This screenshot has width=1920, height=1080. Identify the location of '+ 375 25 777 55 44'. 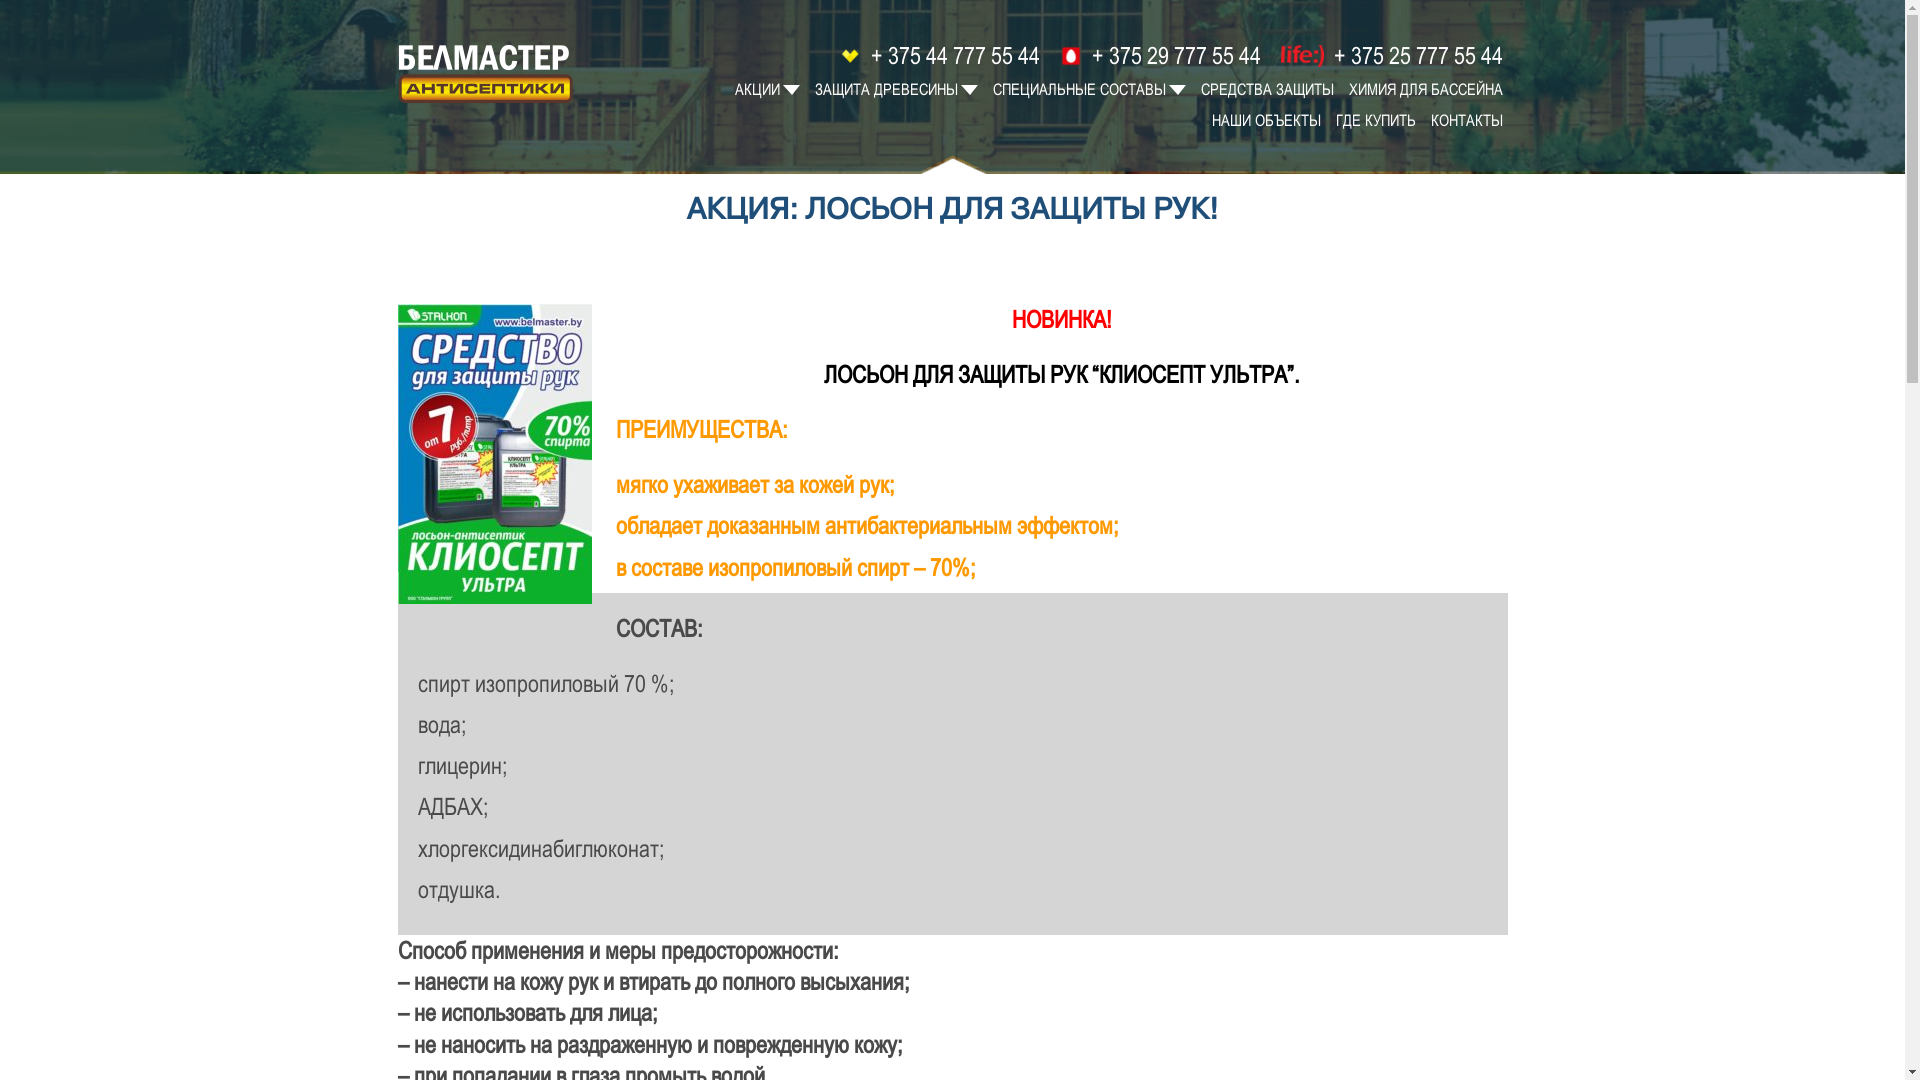
(1387, 54).